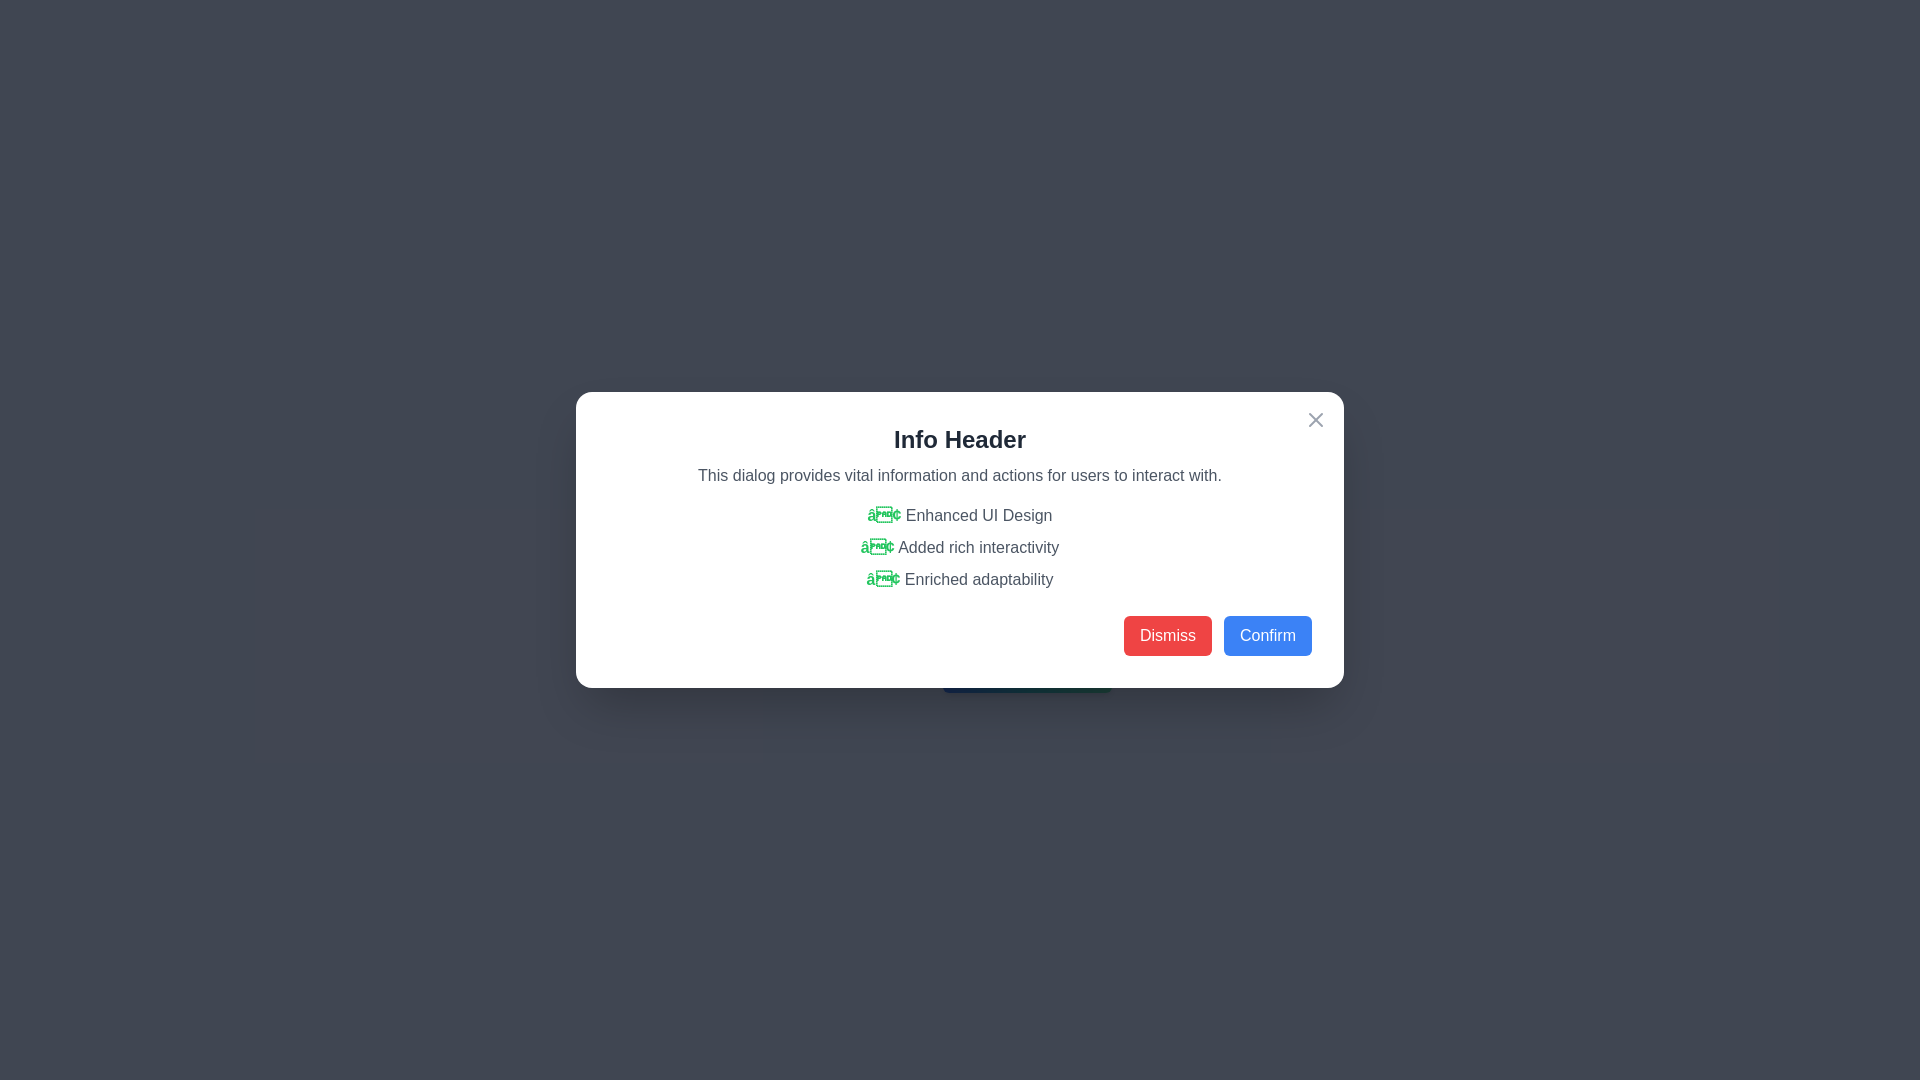 The image size is (1920, 1080). Describe the element at coordinates (960, 547) in the screenshot. I see `text of the List with styled bullet points located in the center section of the dialog box, which is positioned above the 'Dismiss' and 'Confirm' buttons` at that location.